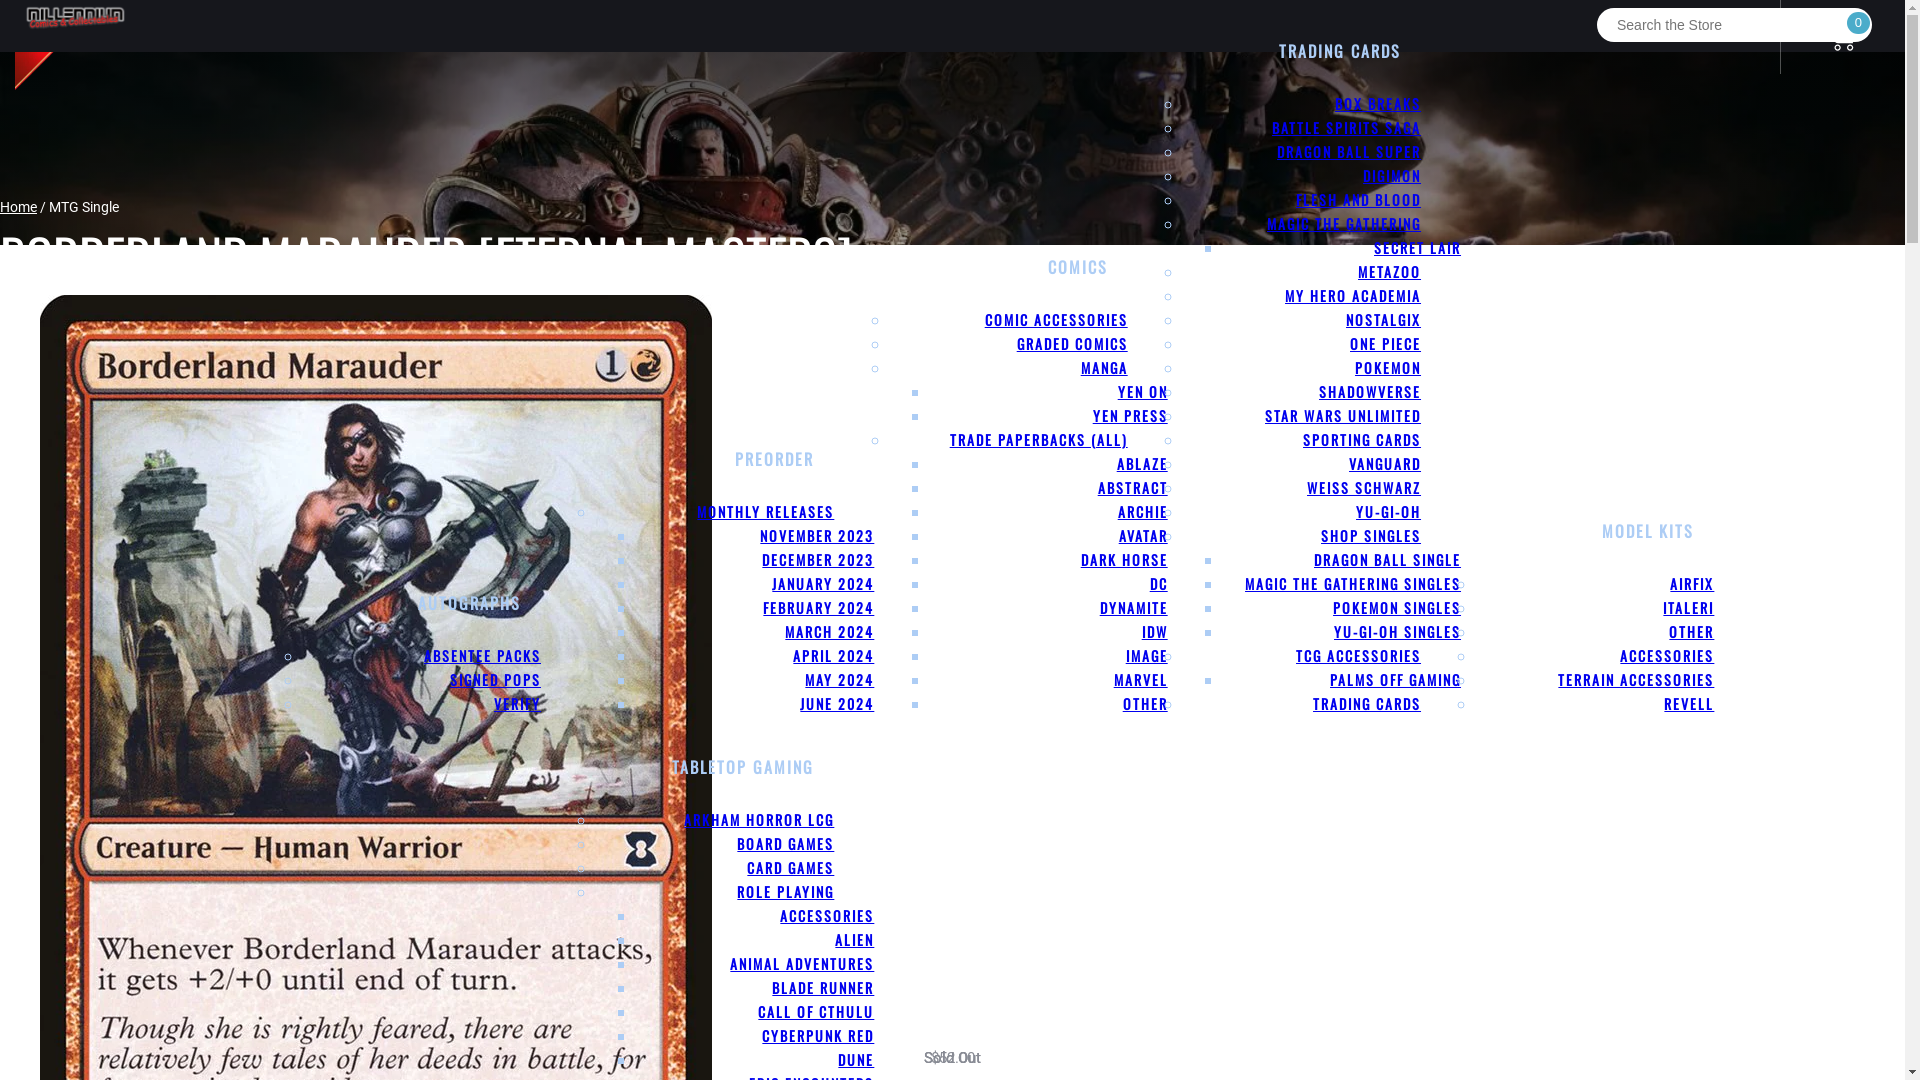 This screenshot has height=1080, width=1920. What do you see at coordinates (1396, 631) in the screenshot?
I see `'YU-GI-OH SINGLES'` at bounding box center [1396, 631].